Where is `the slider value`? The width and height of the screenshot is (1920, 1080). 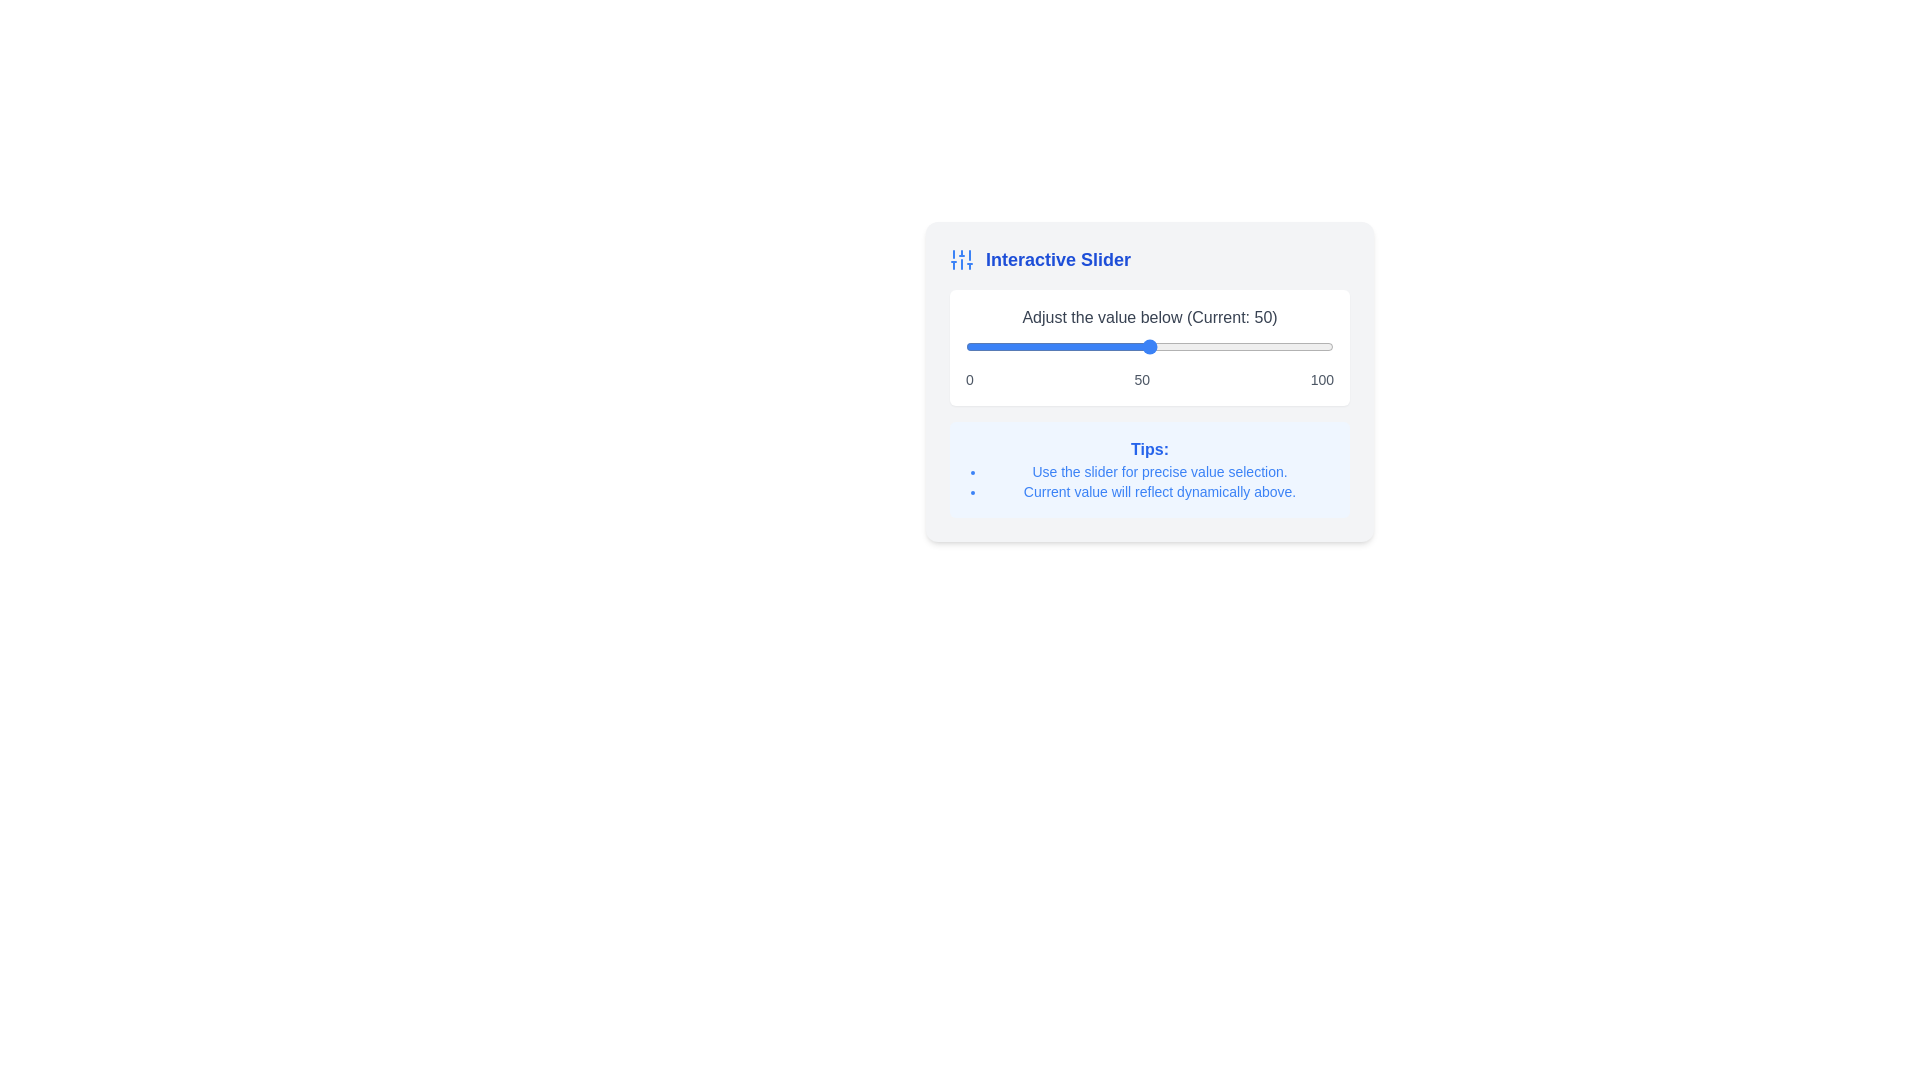 the slider value is located at coordinates (1002, 346).